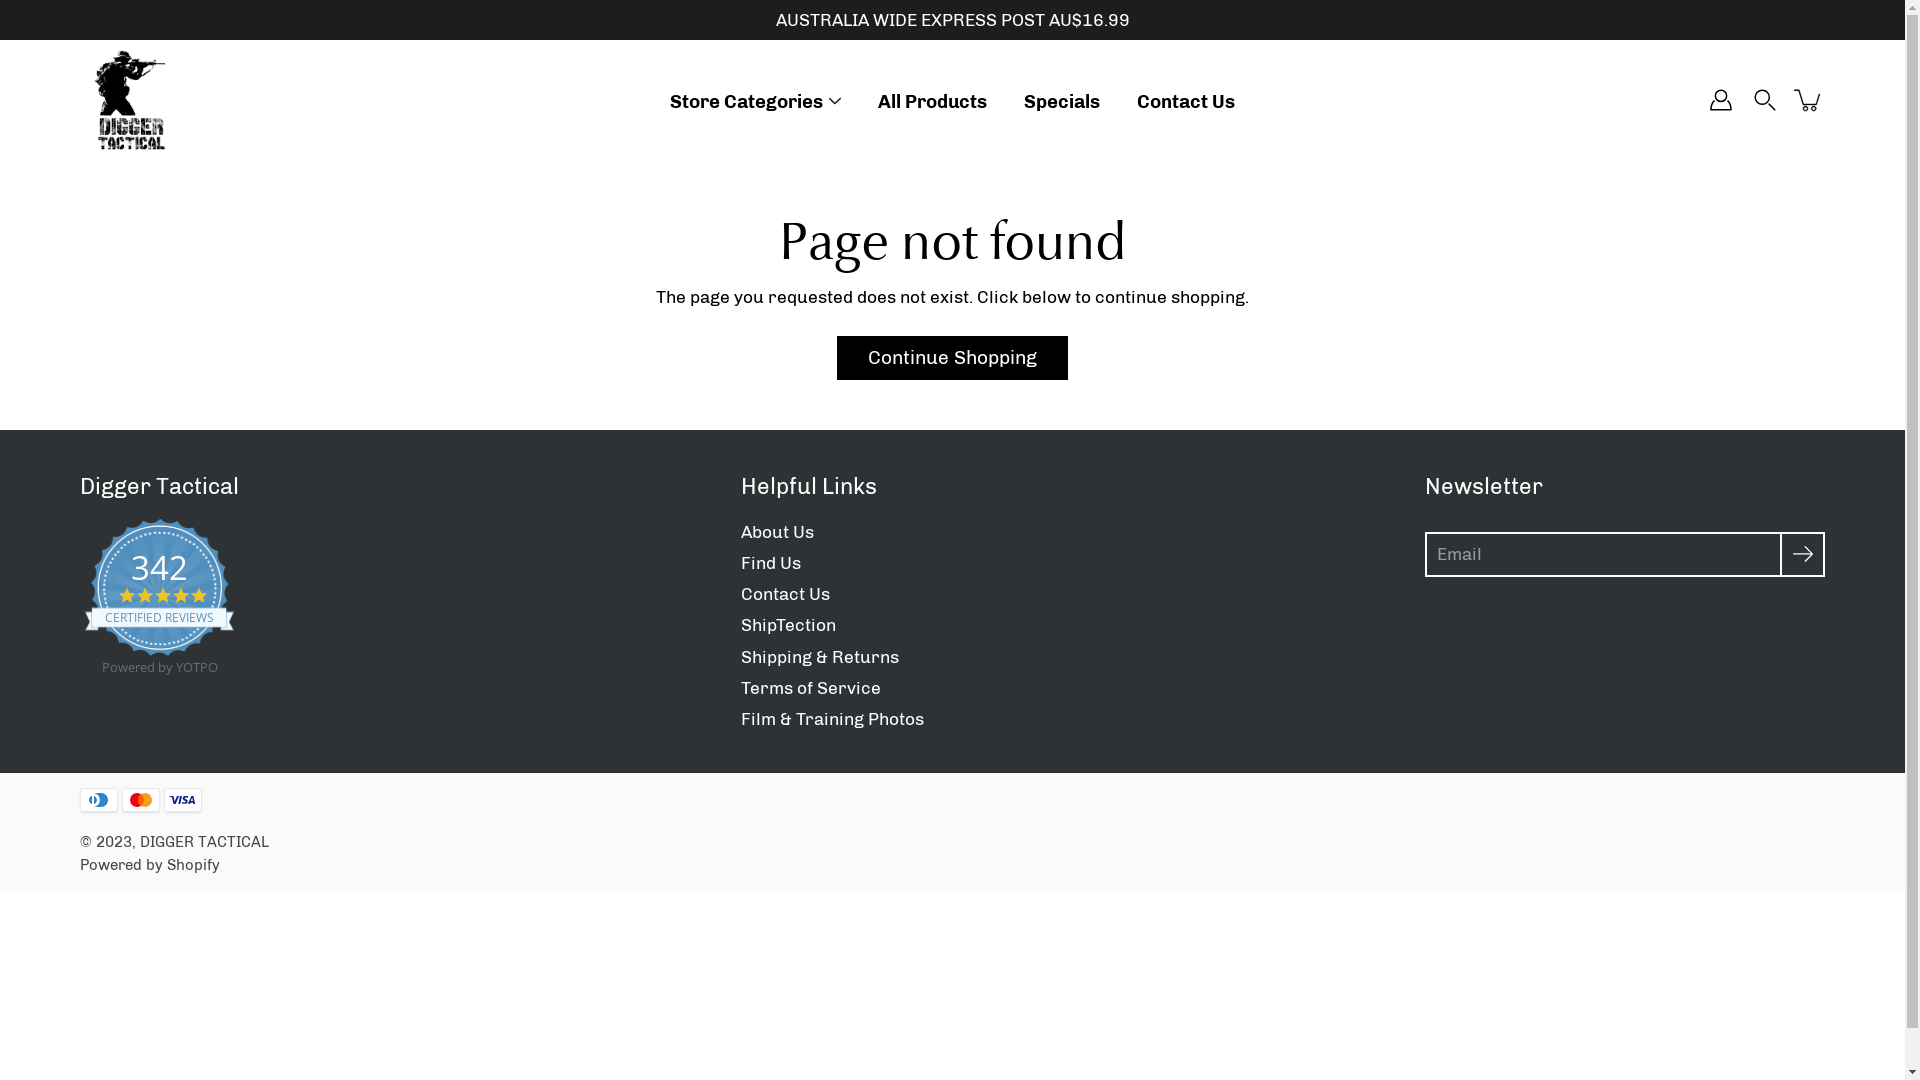  Describe the element at coordinates (831, 717) in the screenshot. I see `'Film & Training Photos'` at that location.